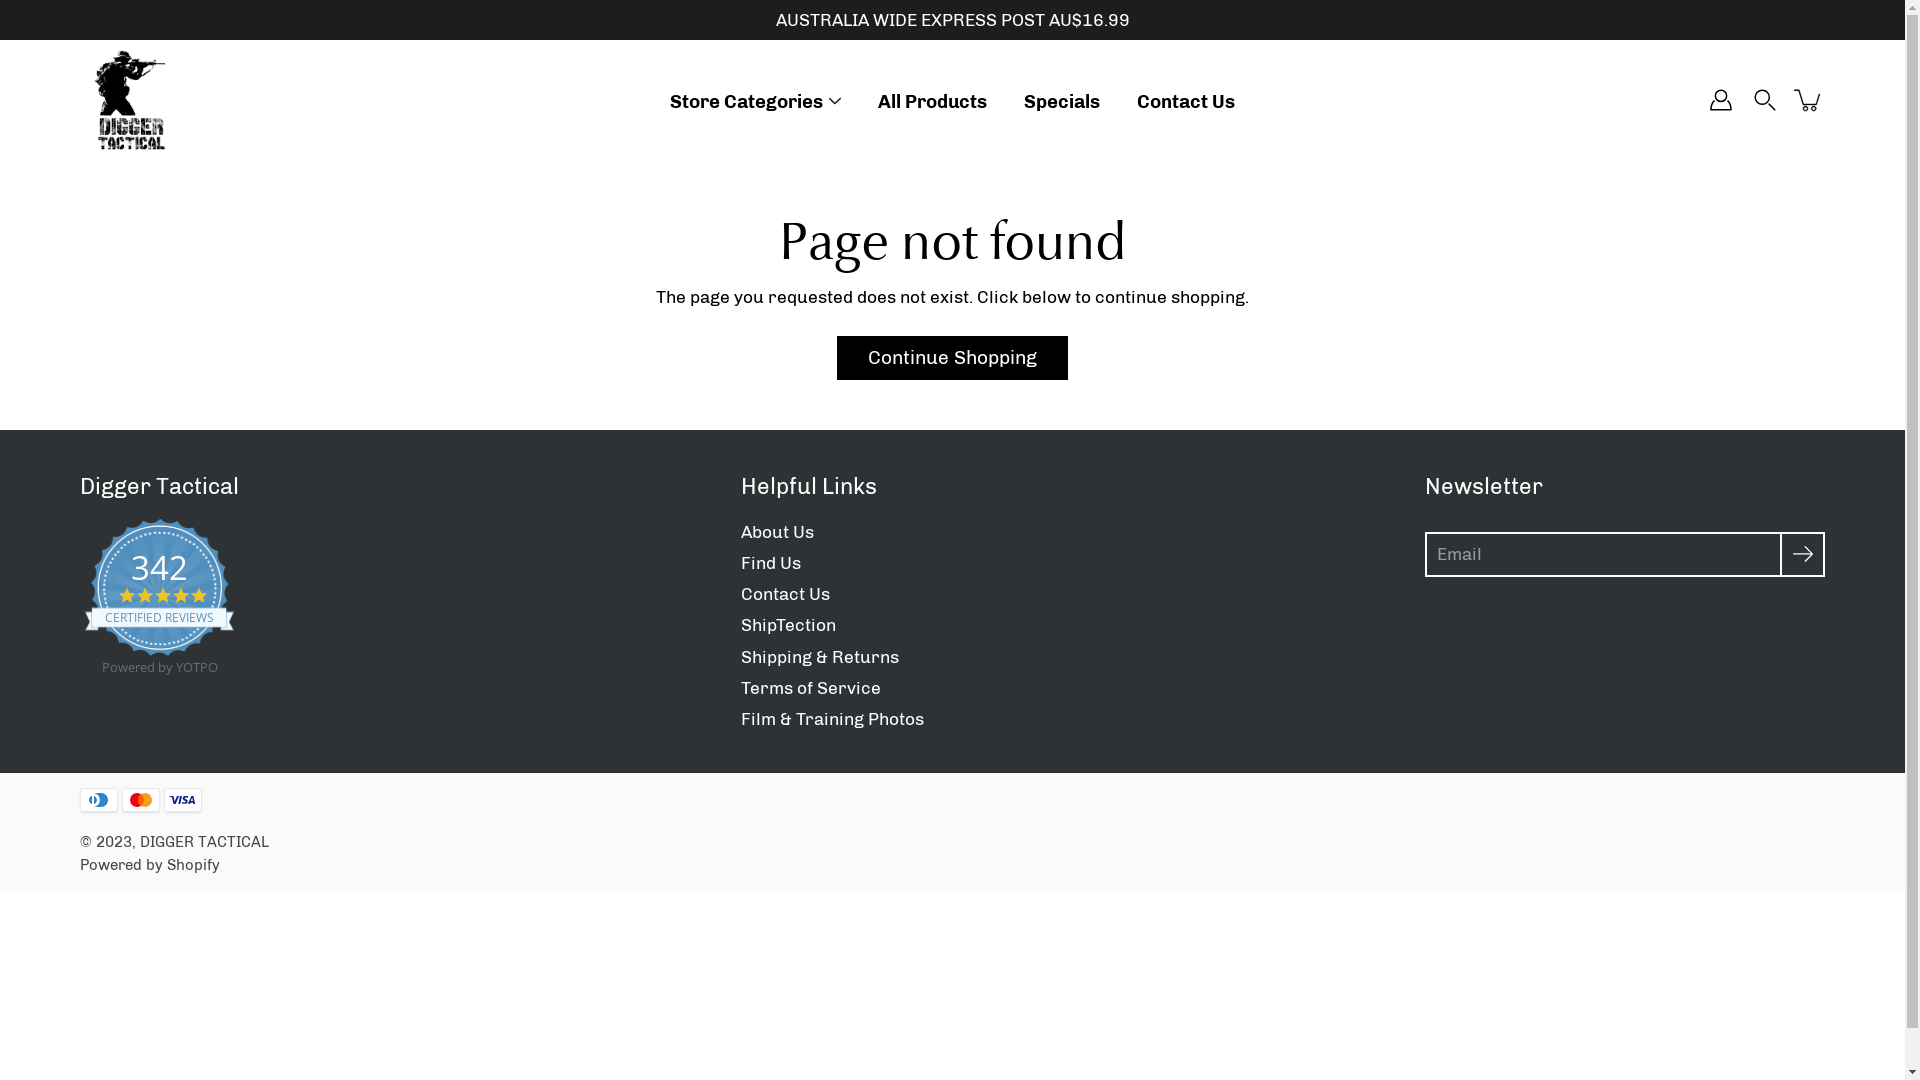  Describe the element at coordinates (831, 717) in the screenshot. I see `'Film & Training Photos'` at that location.